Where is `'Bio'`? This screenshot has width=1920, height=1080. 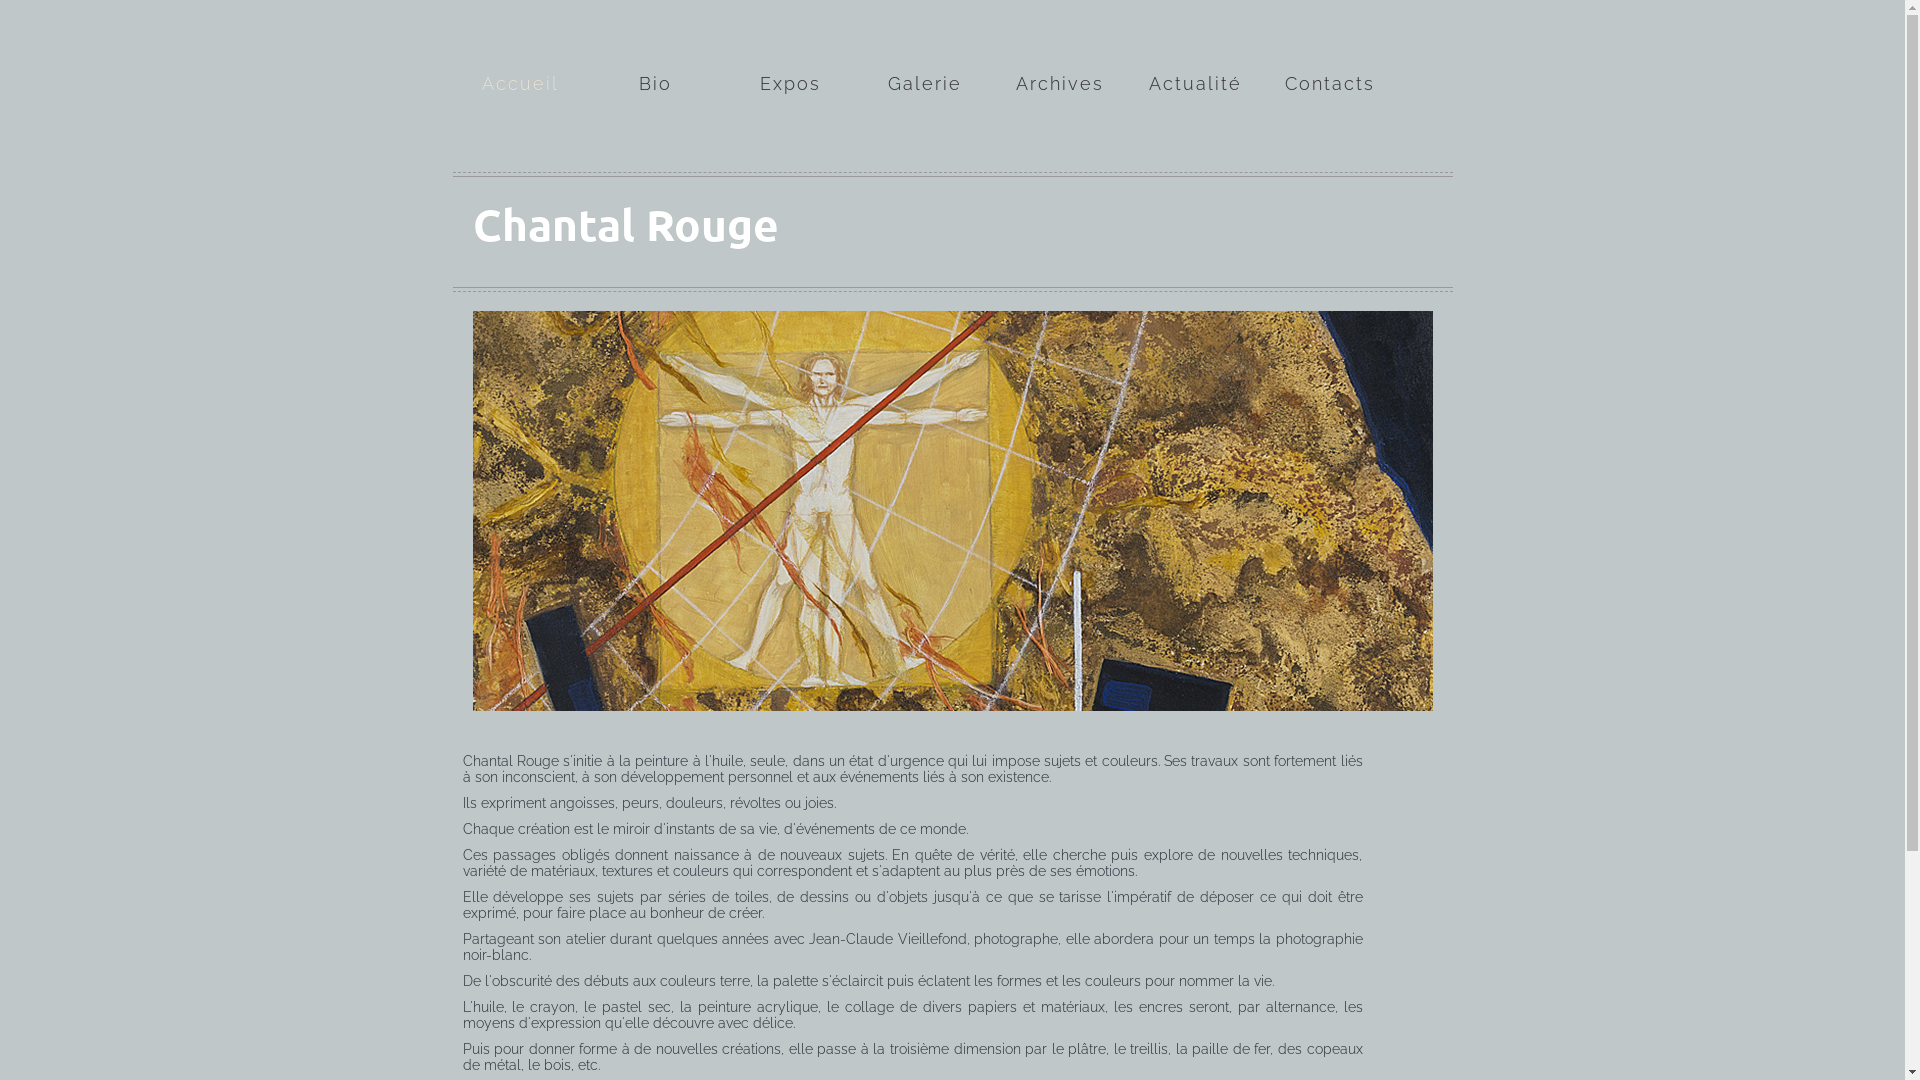 'Bio' is located at coordinates (655, 54).